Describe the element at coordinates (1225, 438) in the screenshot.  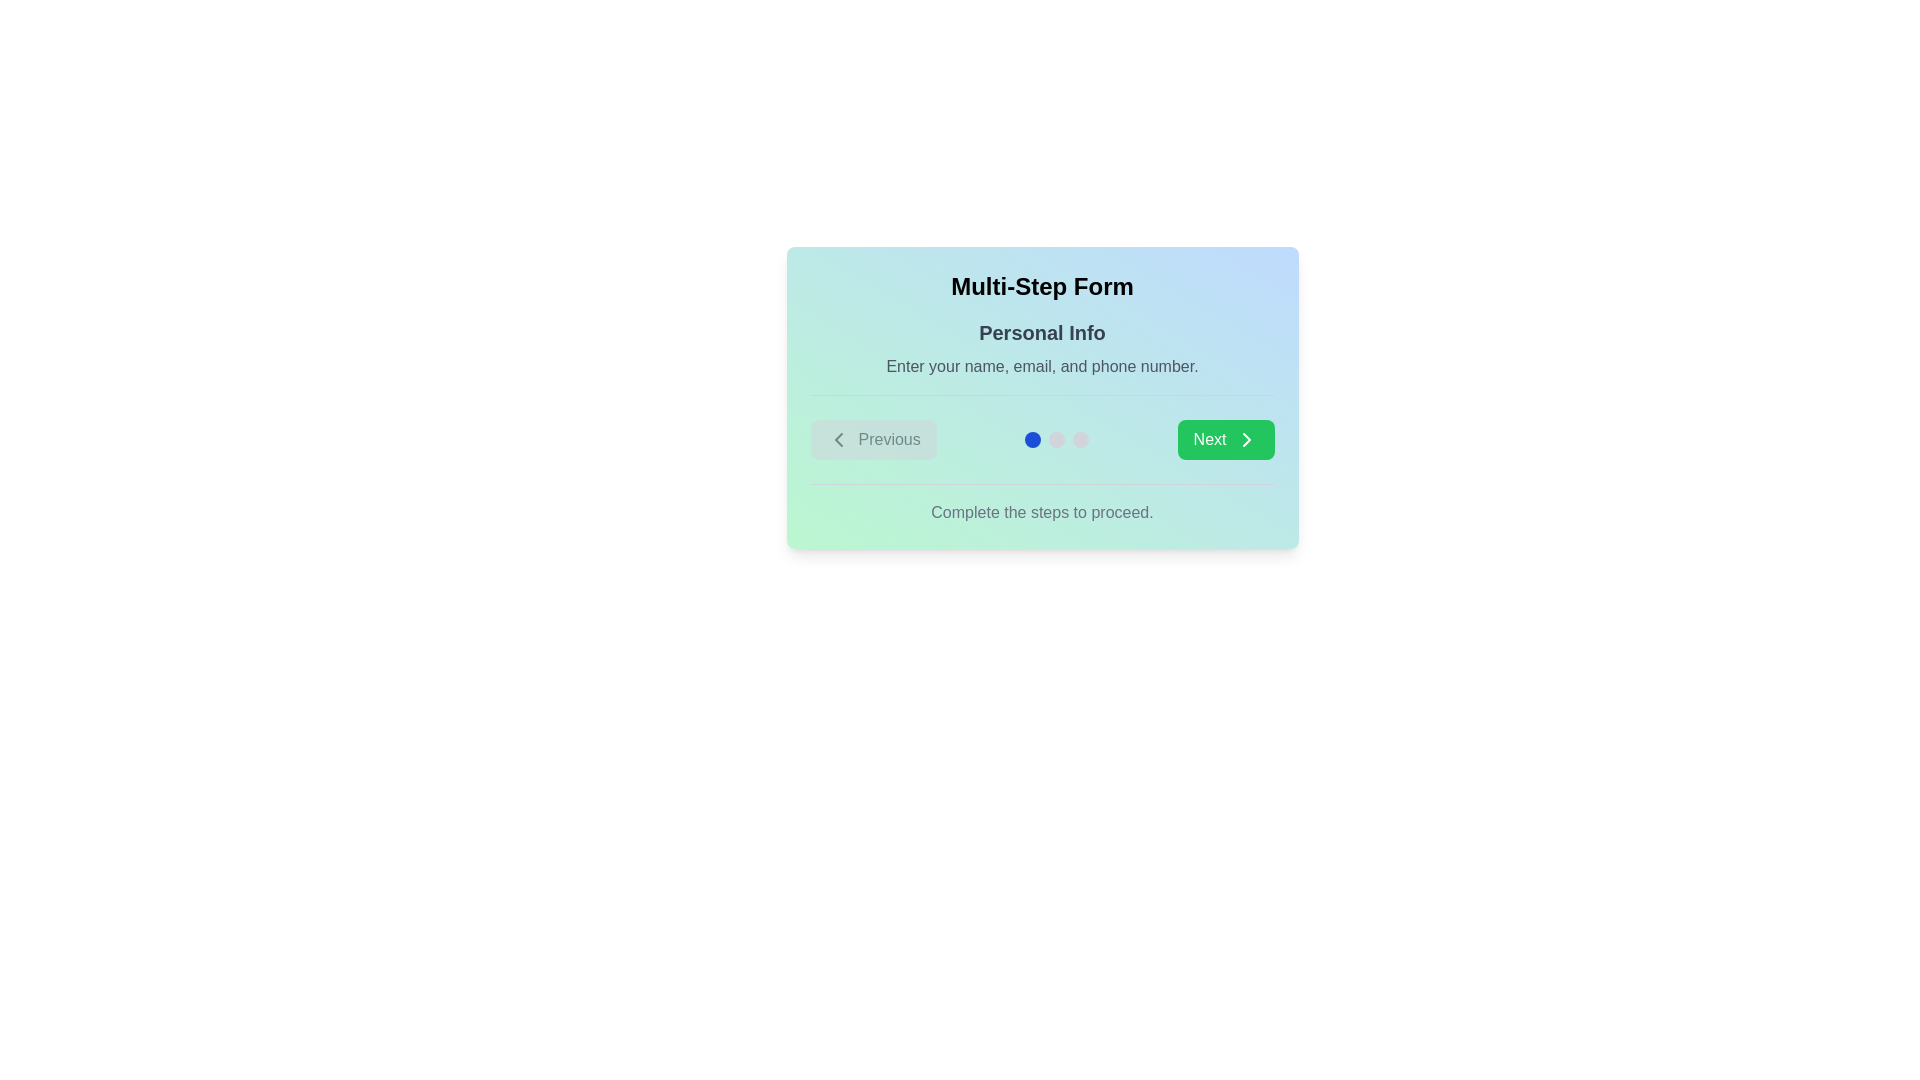
I see `the green 'Next' button with white text and a right-facing chevron icon to proceed` at that location.